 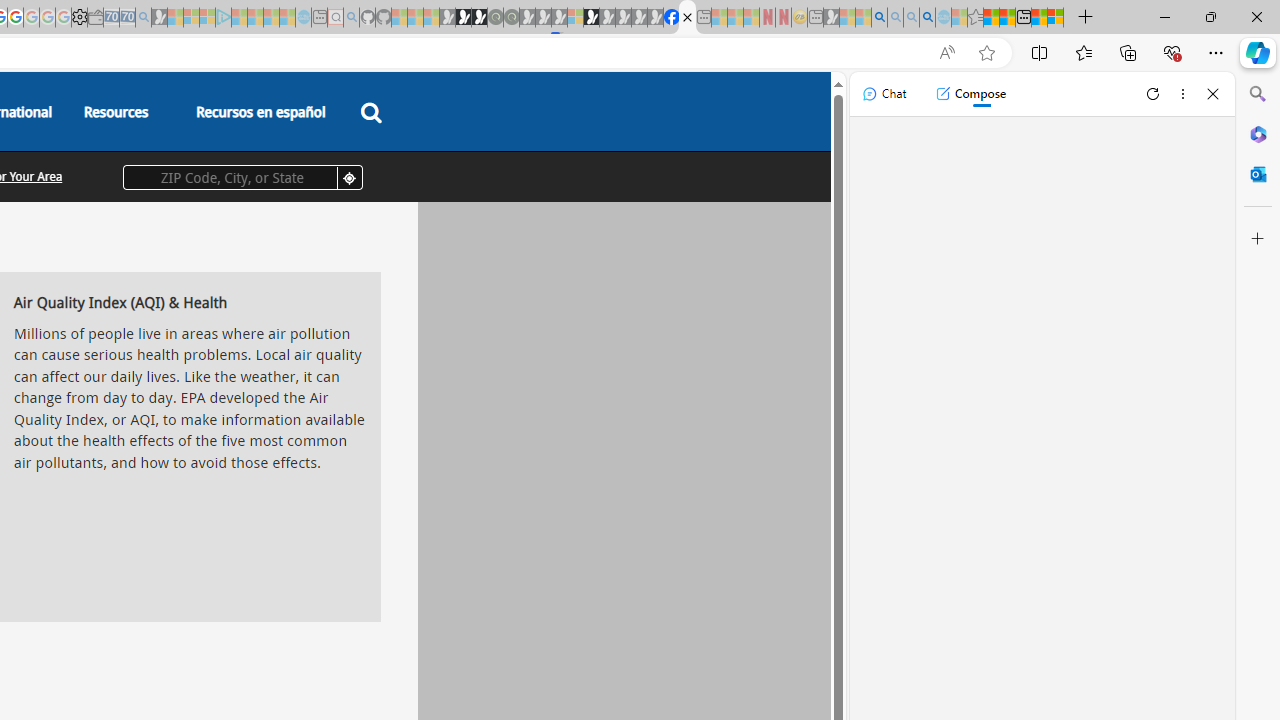 I want to click on 'AQI & Health | AirNow.gov', so click(x=687, y=17).